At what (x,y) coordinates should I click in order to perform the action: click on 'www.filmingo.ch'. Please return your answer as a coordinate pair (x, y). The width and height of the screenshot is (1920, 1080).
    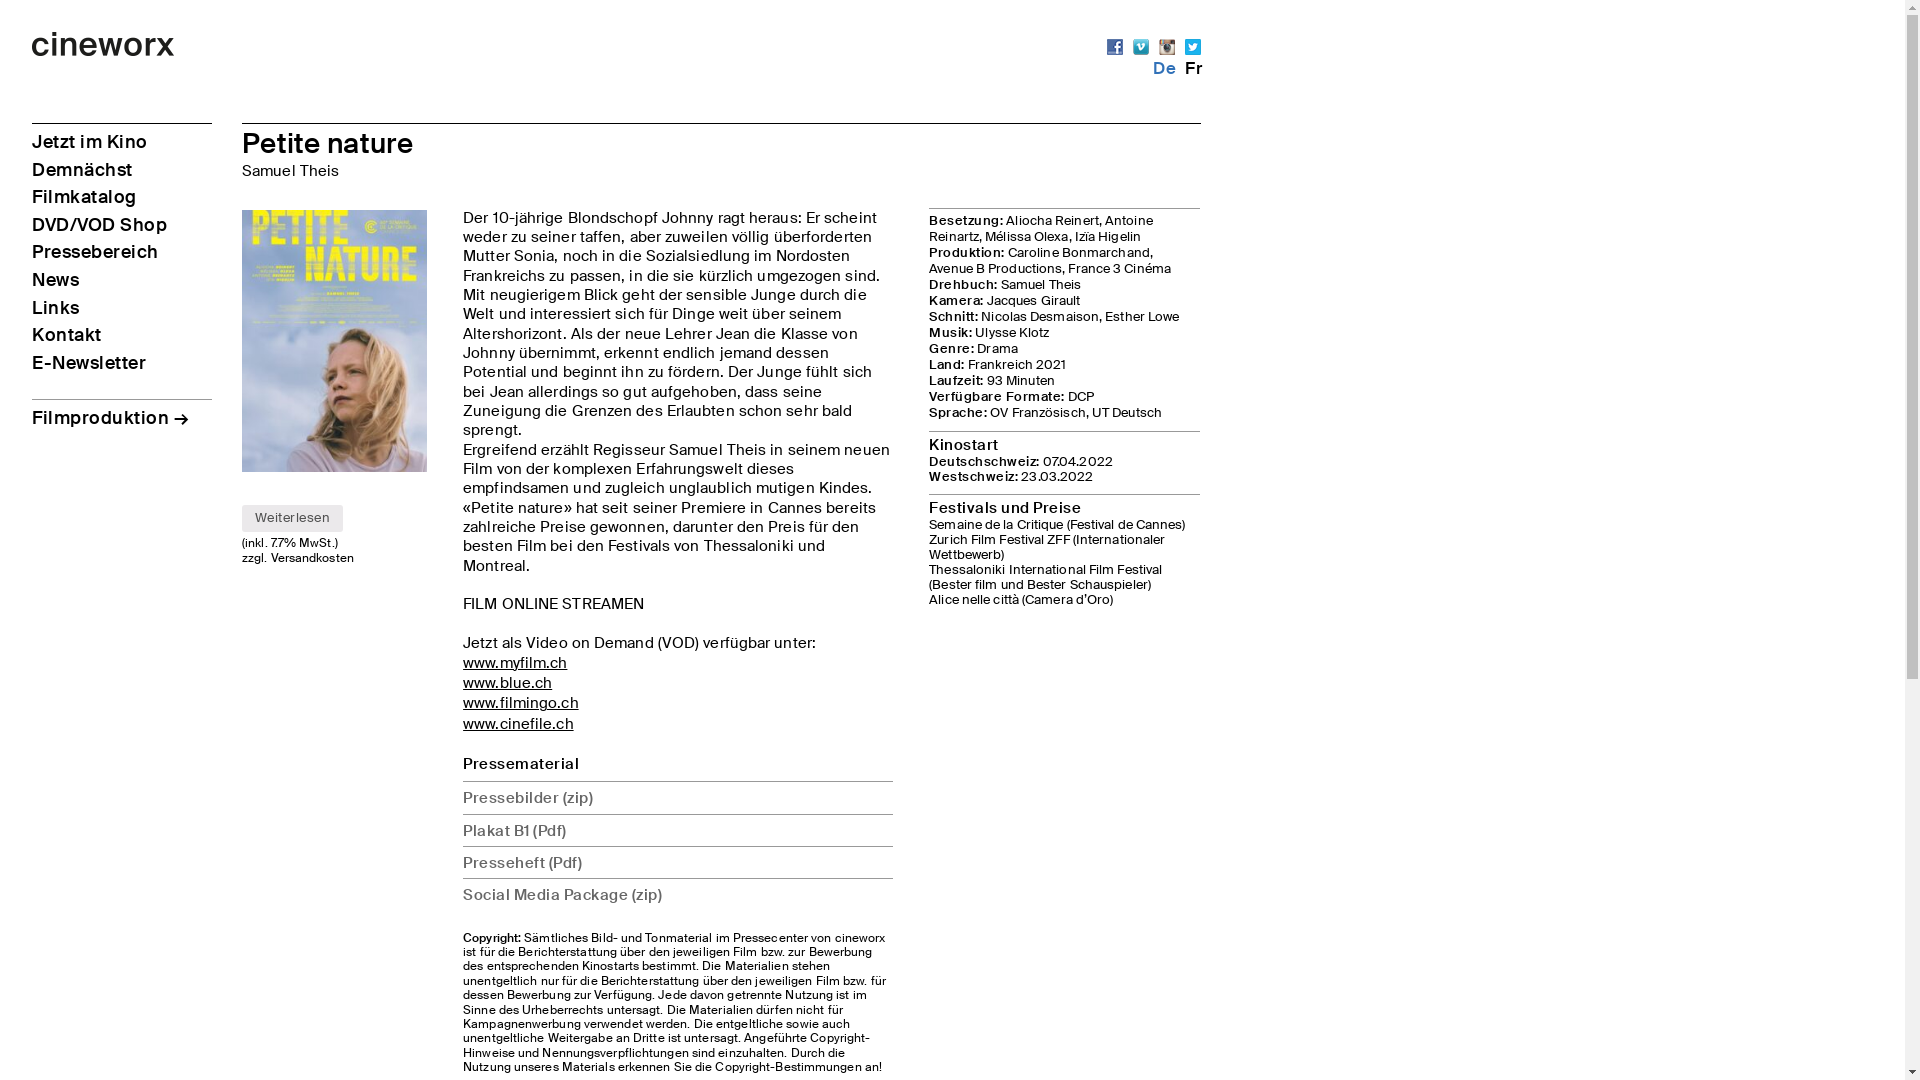
    Looking at the image, I should click on (521, 701).